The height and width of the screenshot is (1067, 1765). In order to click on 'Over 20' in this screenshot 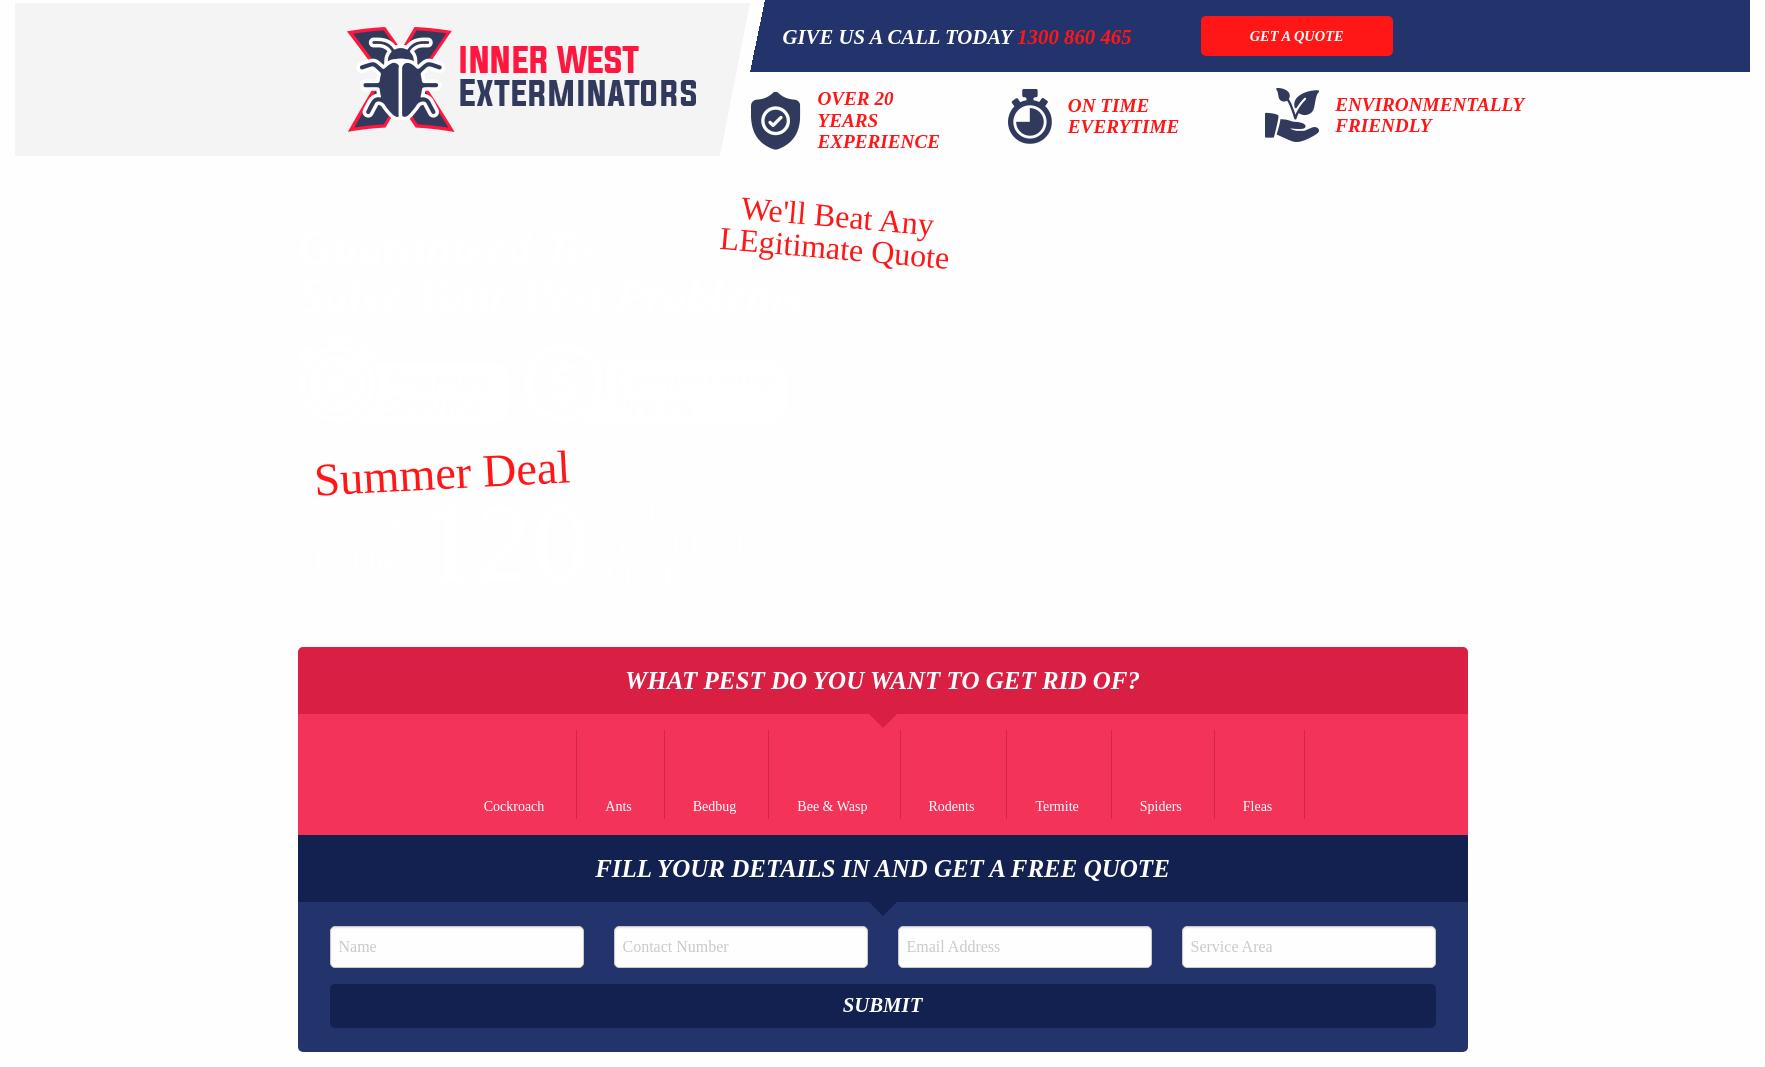, I will do `click(816, 97)`.